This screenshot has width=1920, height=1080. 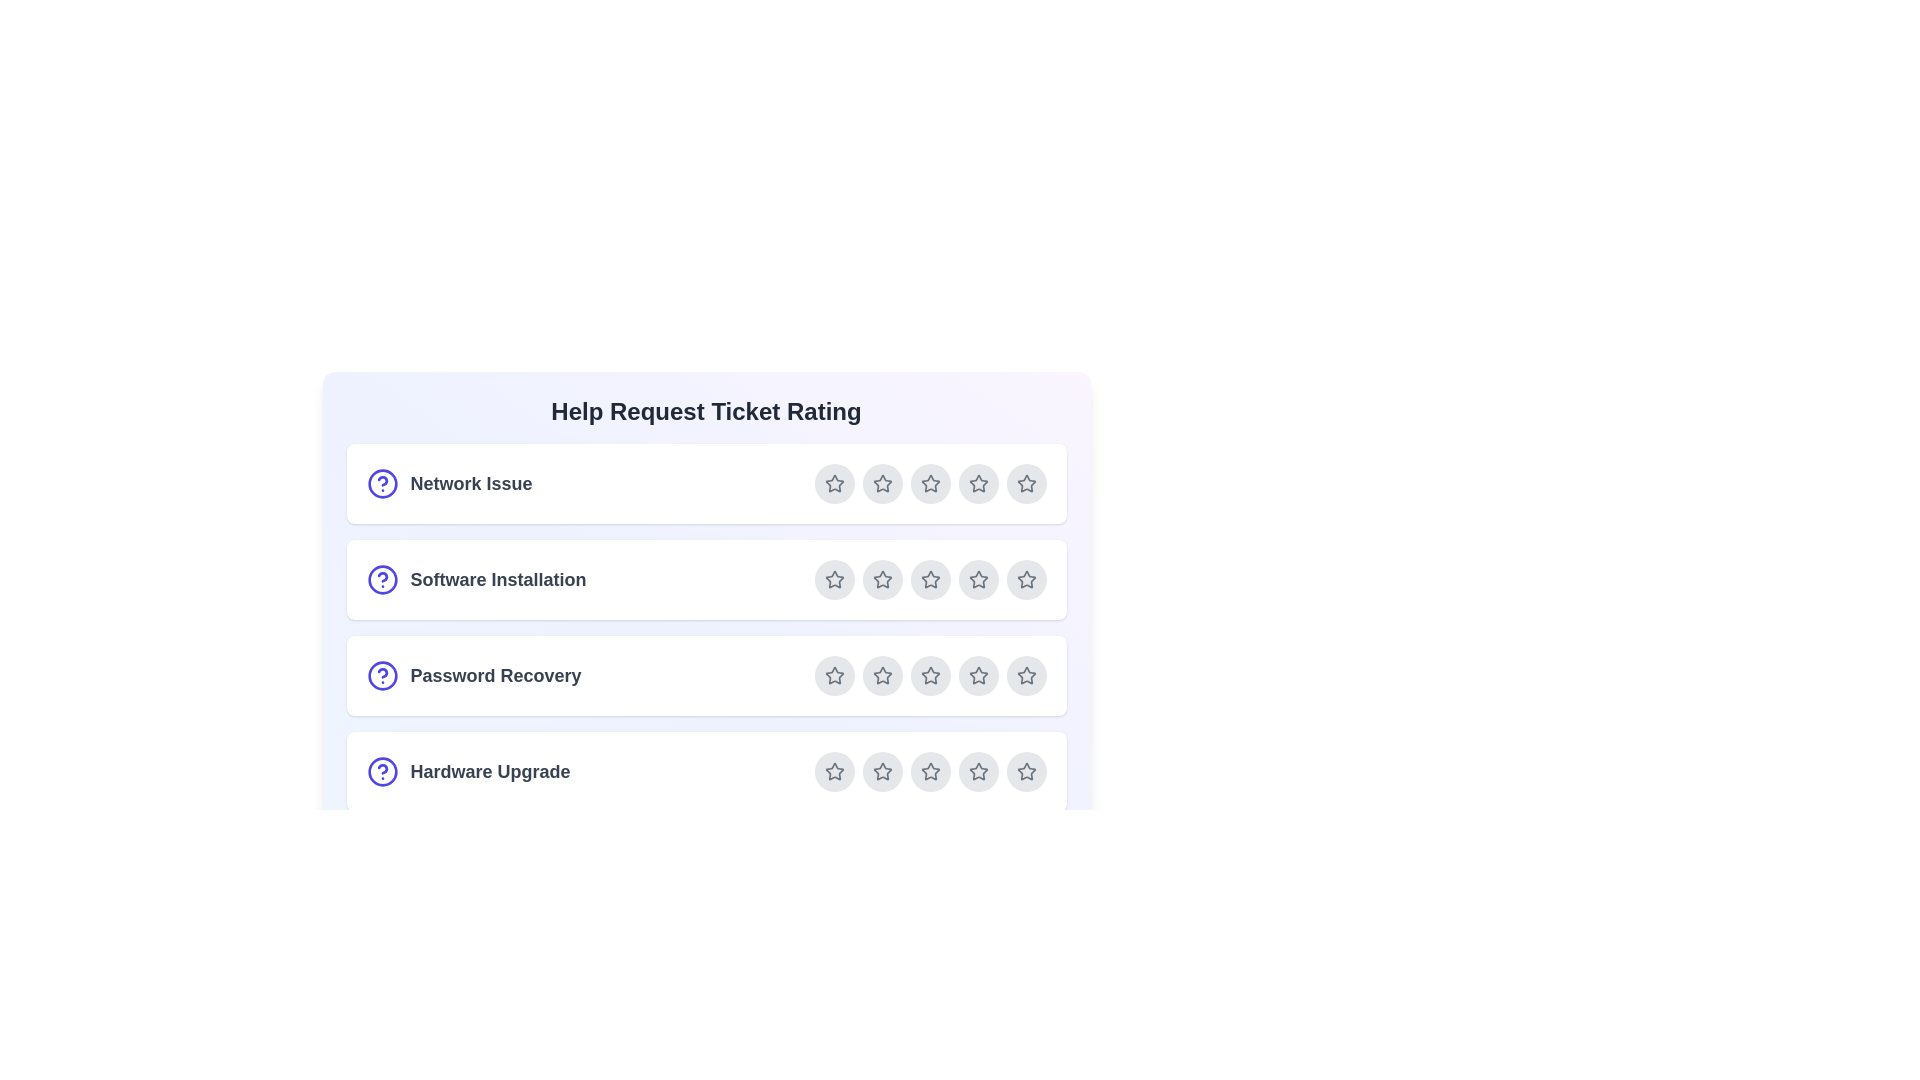 I want to click on the star corresponding to 3 for the ticket Password Recovery, so click(x=929, y=675).